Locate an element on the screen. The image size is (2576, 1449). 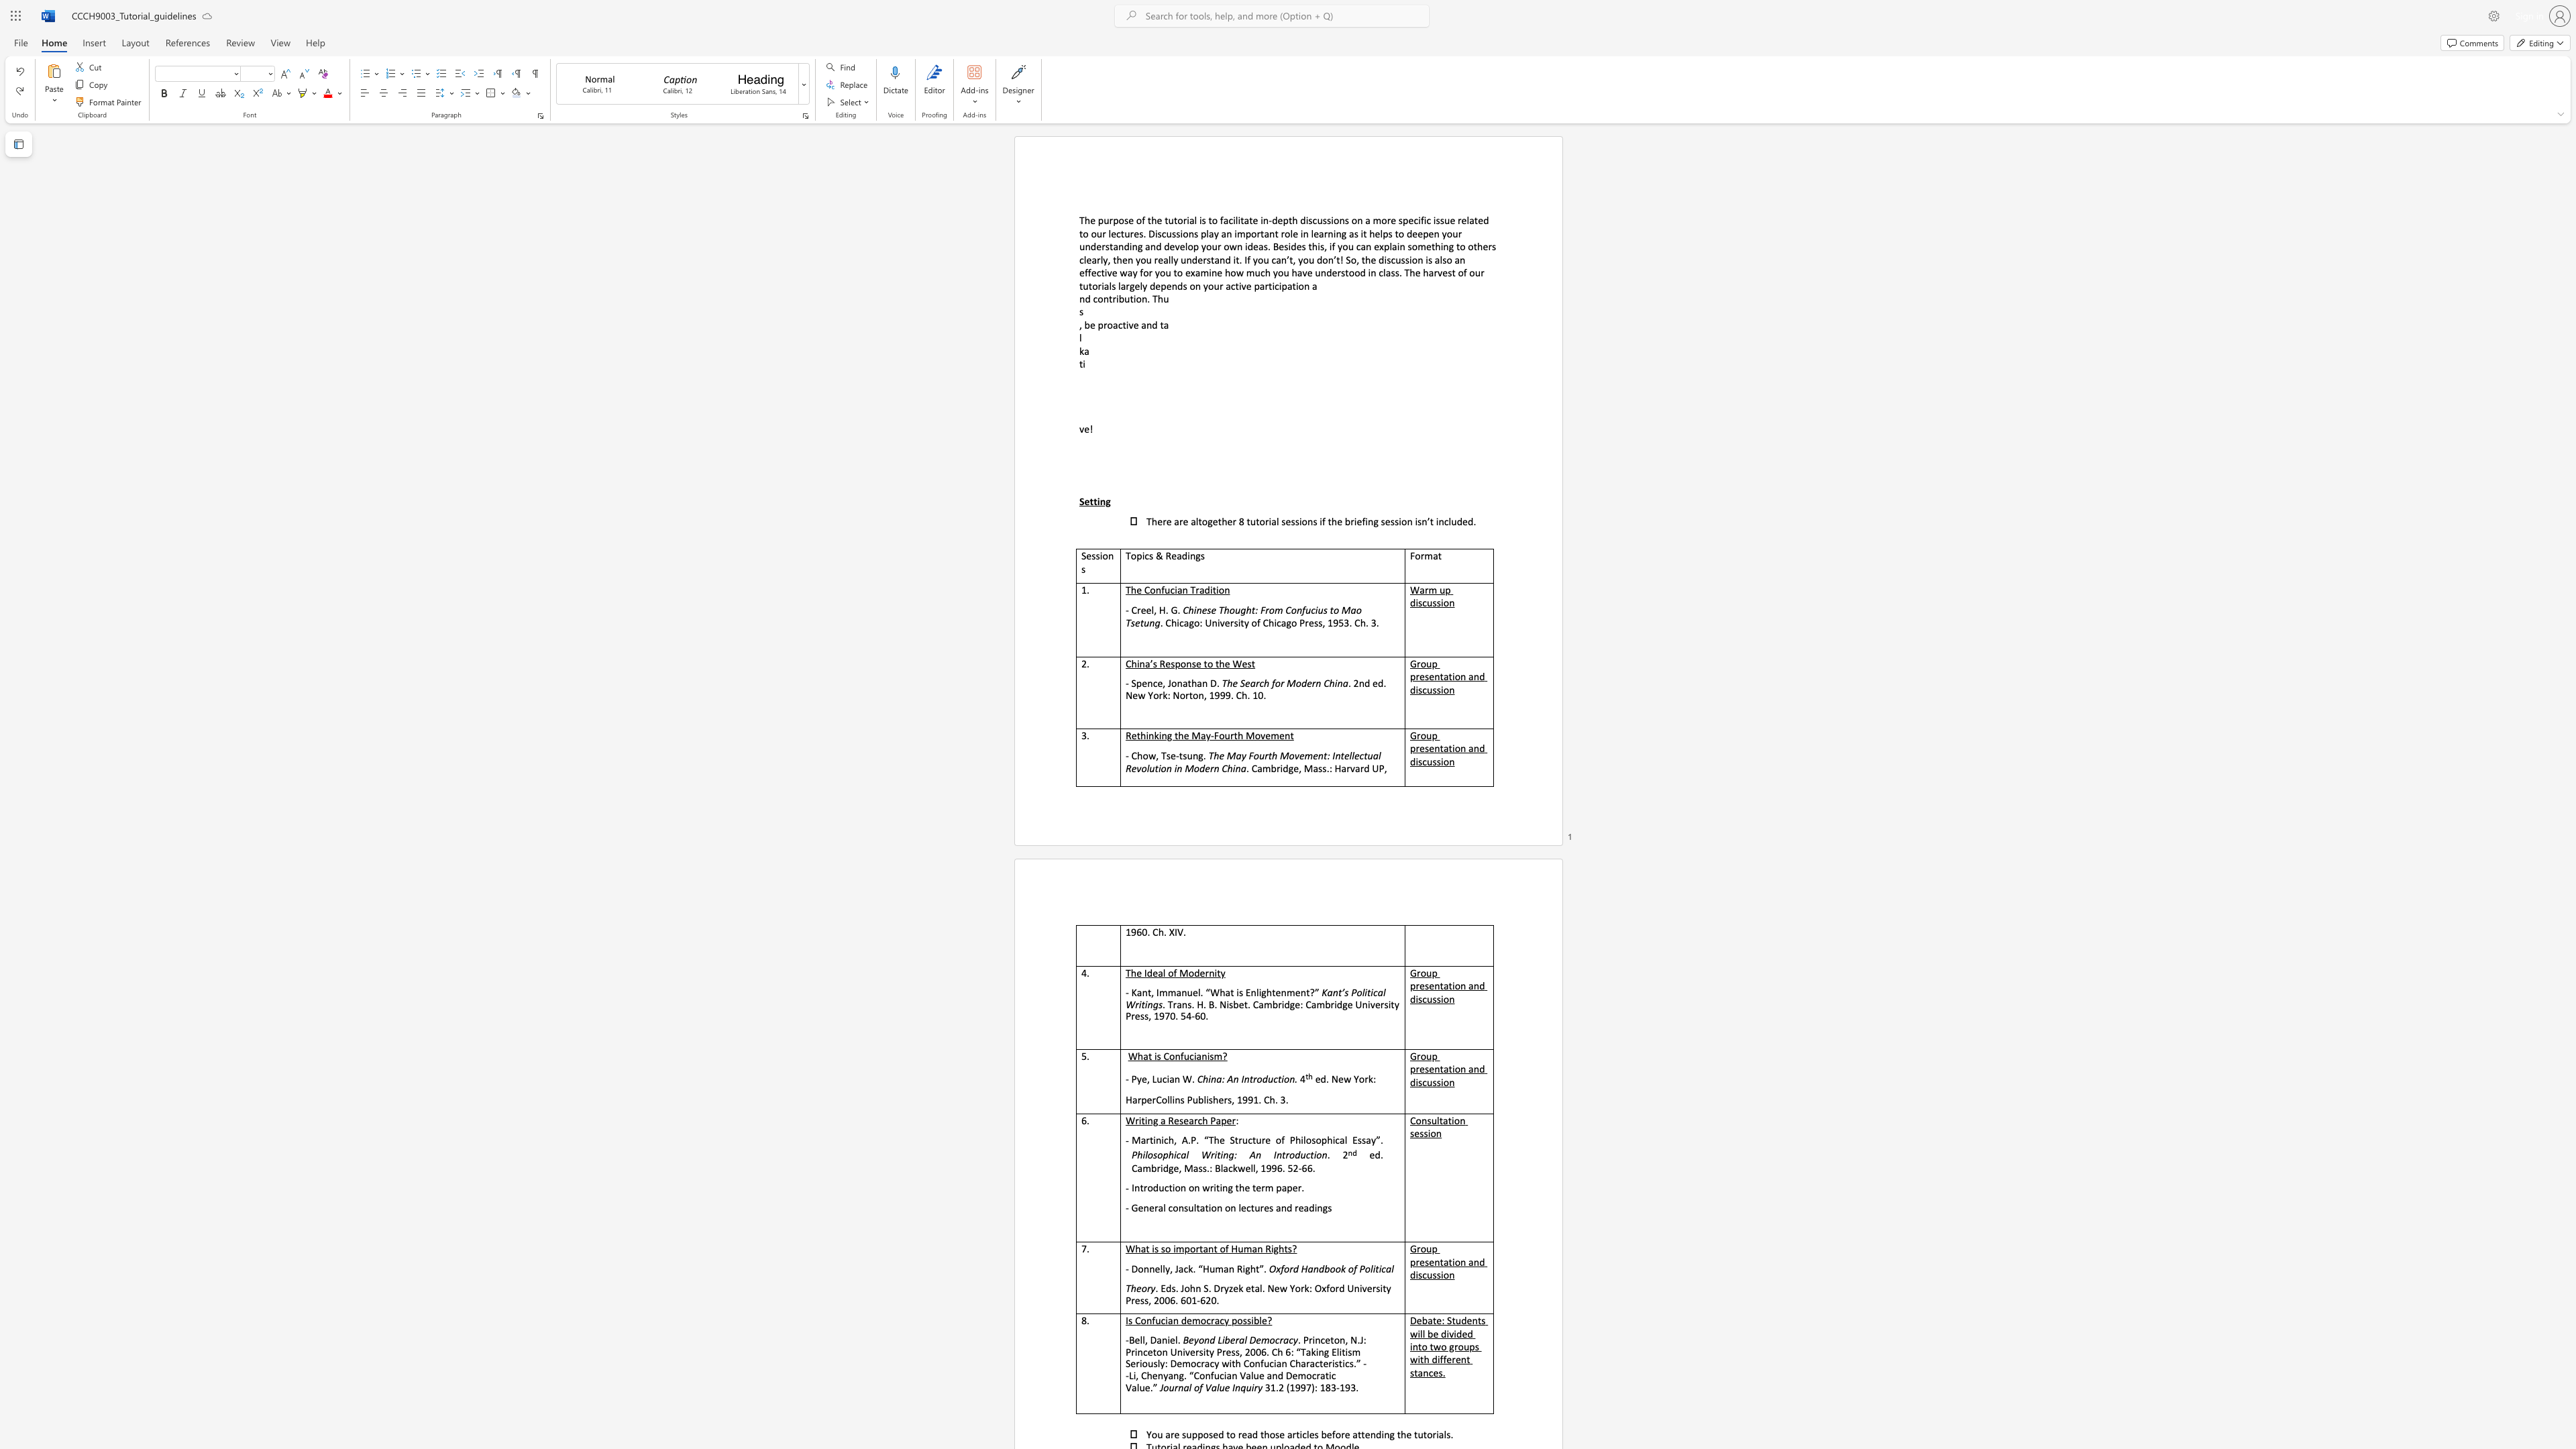
the subset text "io" within the text "The Confucian Tradition" is located at coordinates (1215, 588).